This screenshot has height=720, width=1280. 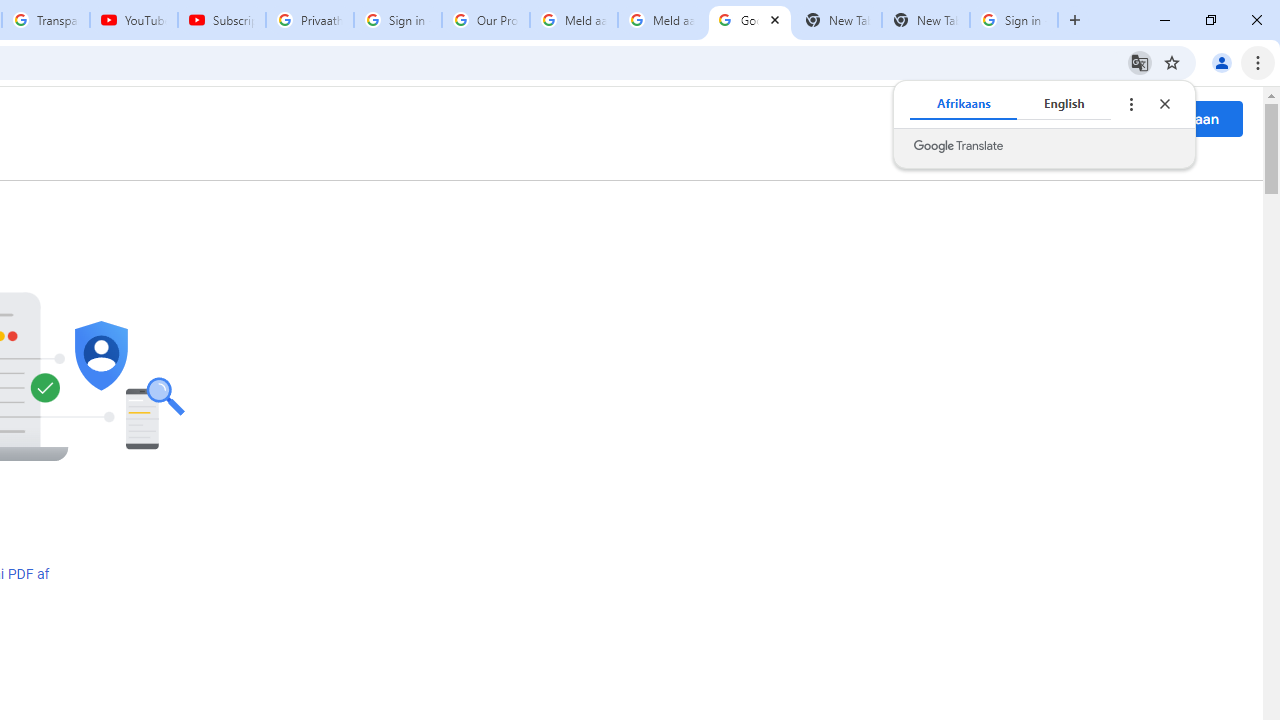 I want to click on 'Afrikaans', so click(x=963, y=104).